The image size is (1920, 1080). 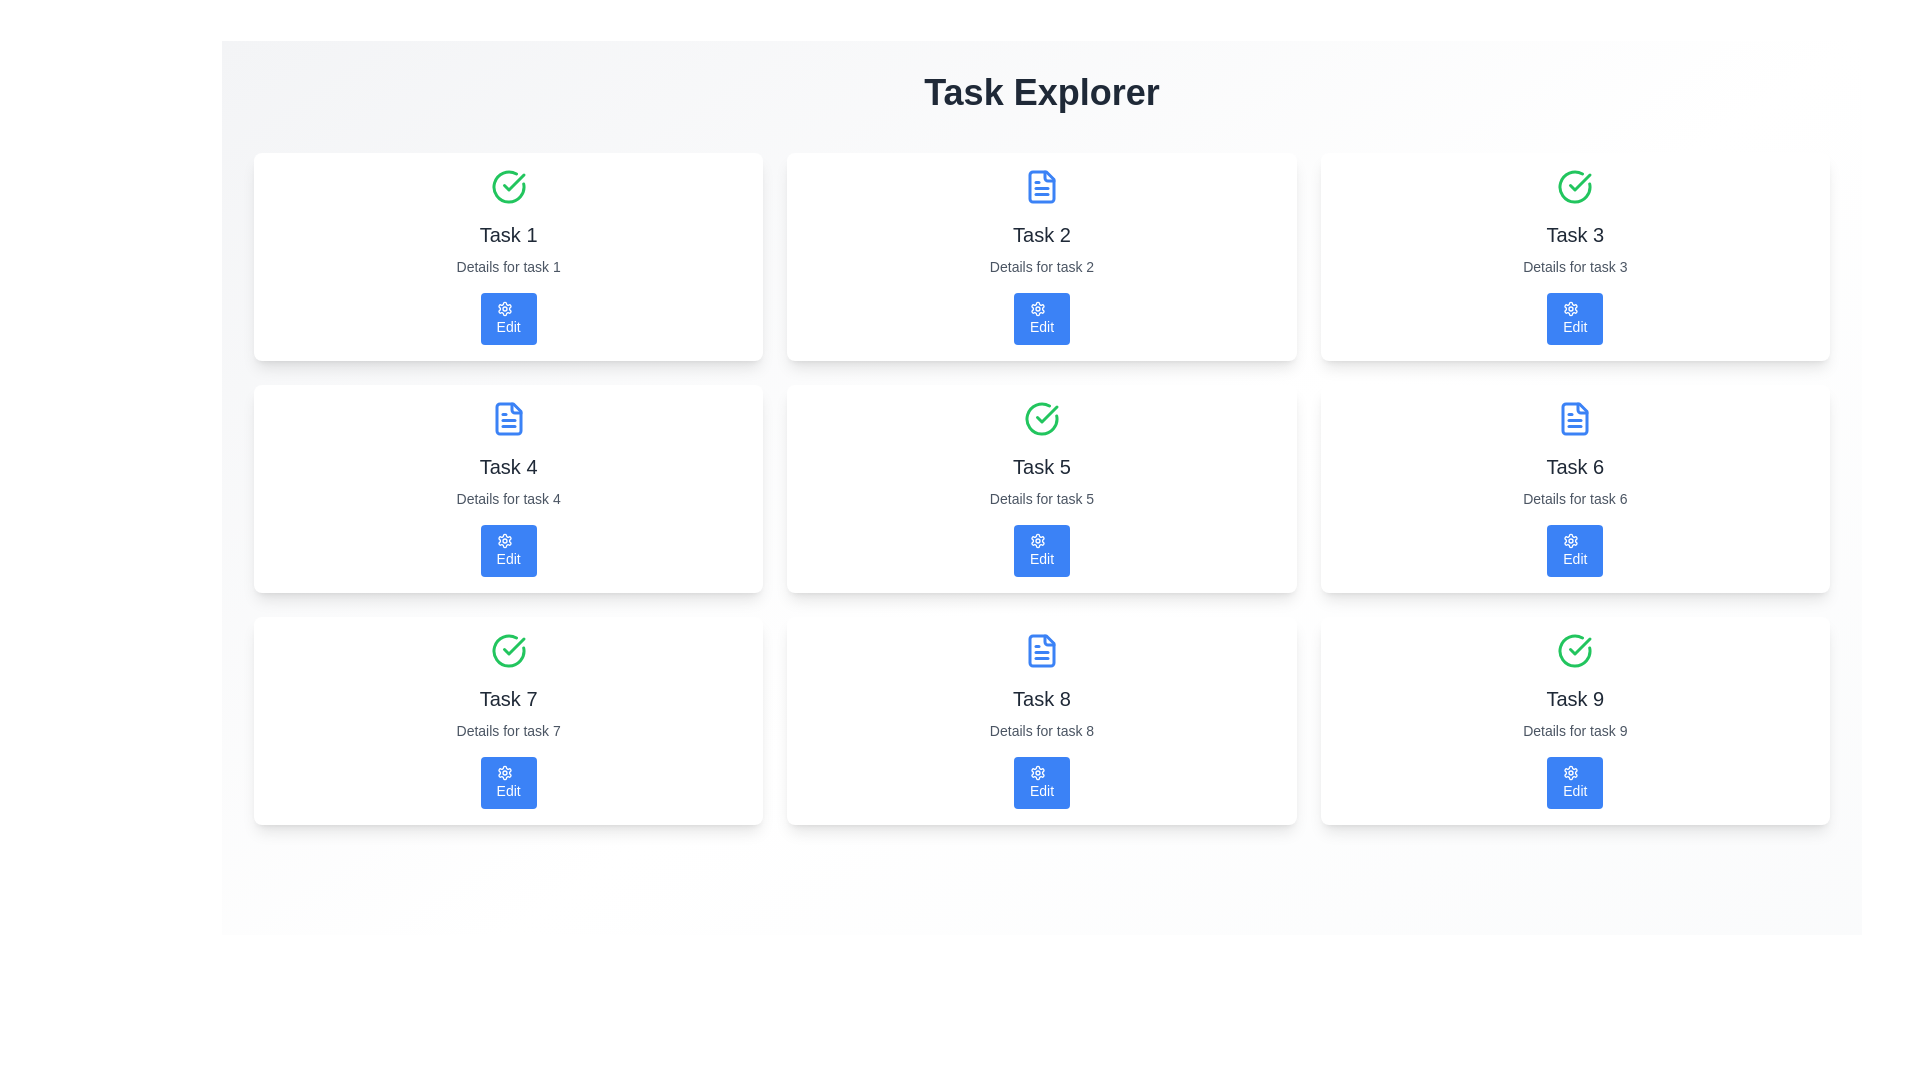 I want to click on the gear-shaped settings icon, which is outlined in blue and located next to the 'Edit' label on the 'Task 2' card in the task grid, so click(x=1037, y=308).